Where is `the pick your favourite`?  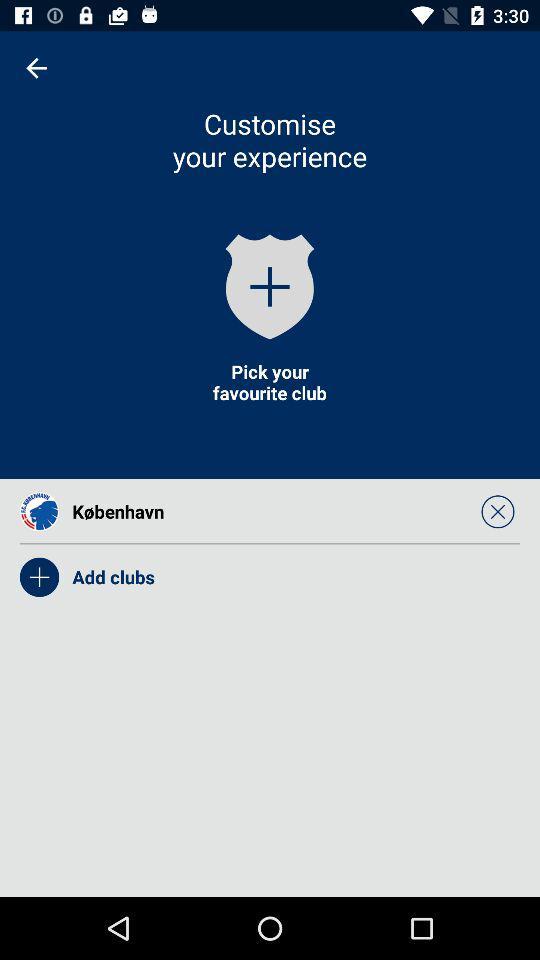
the pick your favourite is located at coordinates (270, 381).